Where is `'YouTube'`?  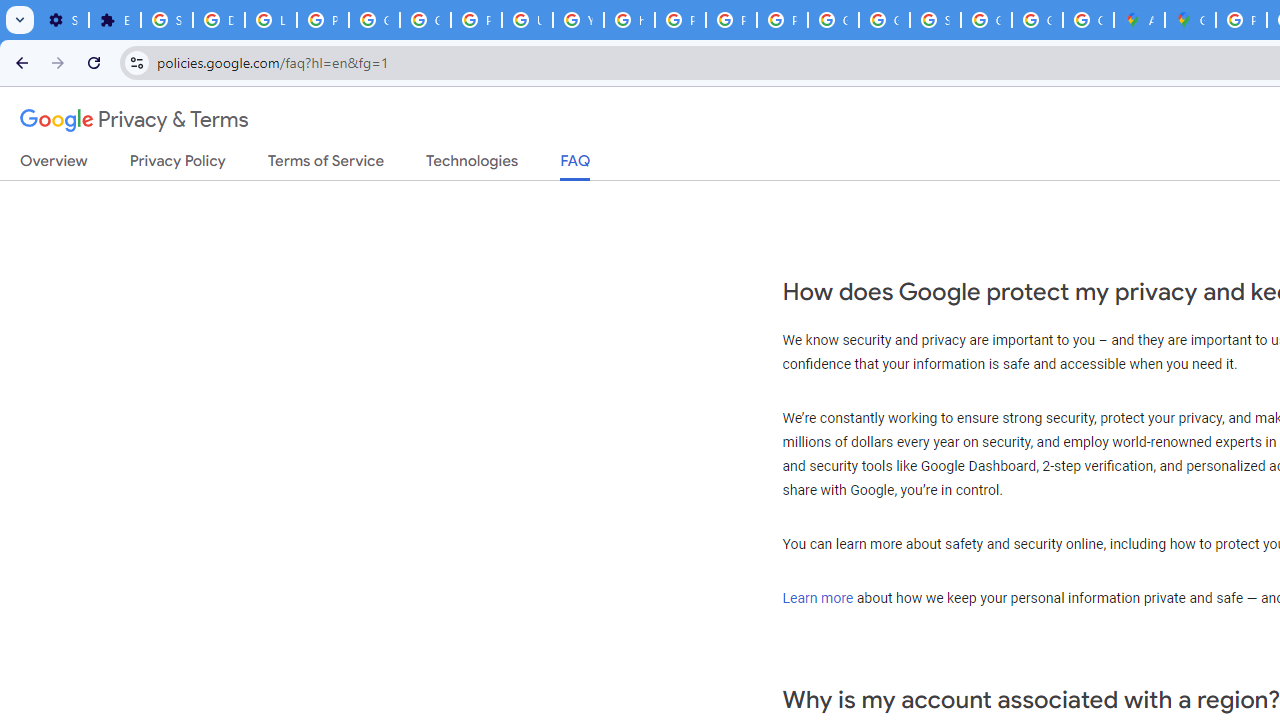 'YouTube' is located at coordinates (577, 20).